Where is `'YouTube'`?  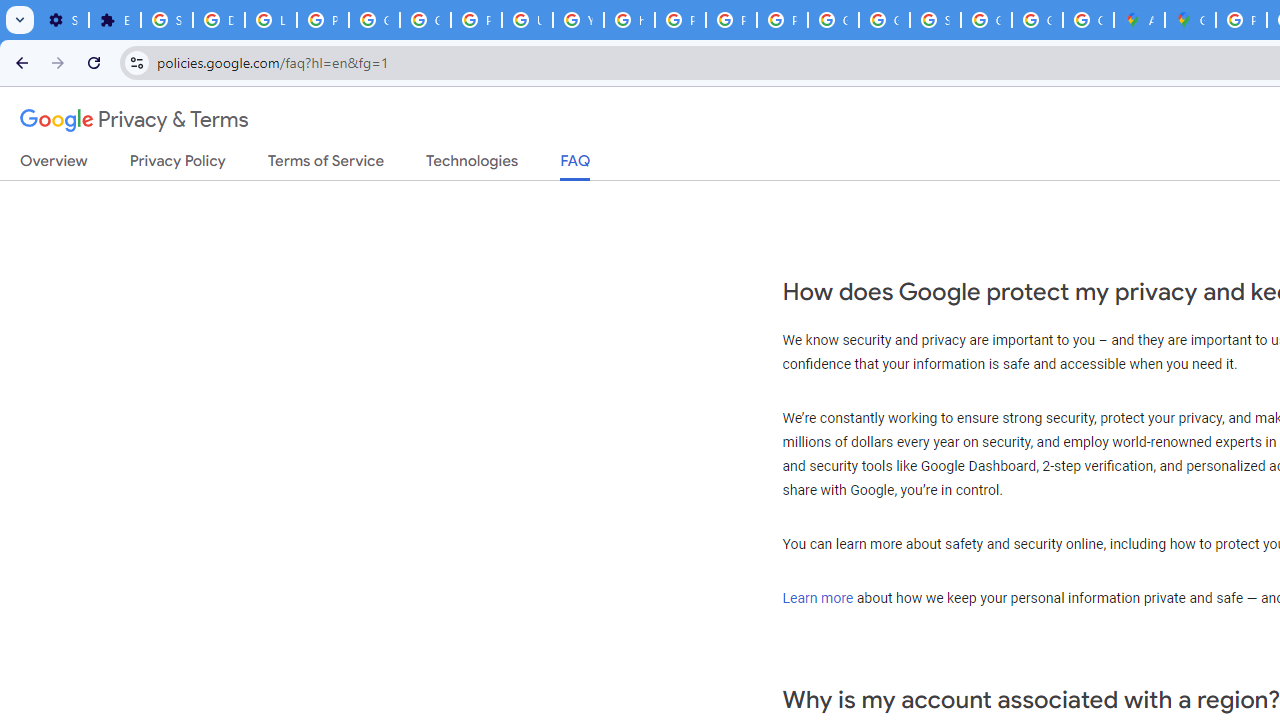 'YouTube' is located at coordinates (577, 20).